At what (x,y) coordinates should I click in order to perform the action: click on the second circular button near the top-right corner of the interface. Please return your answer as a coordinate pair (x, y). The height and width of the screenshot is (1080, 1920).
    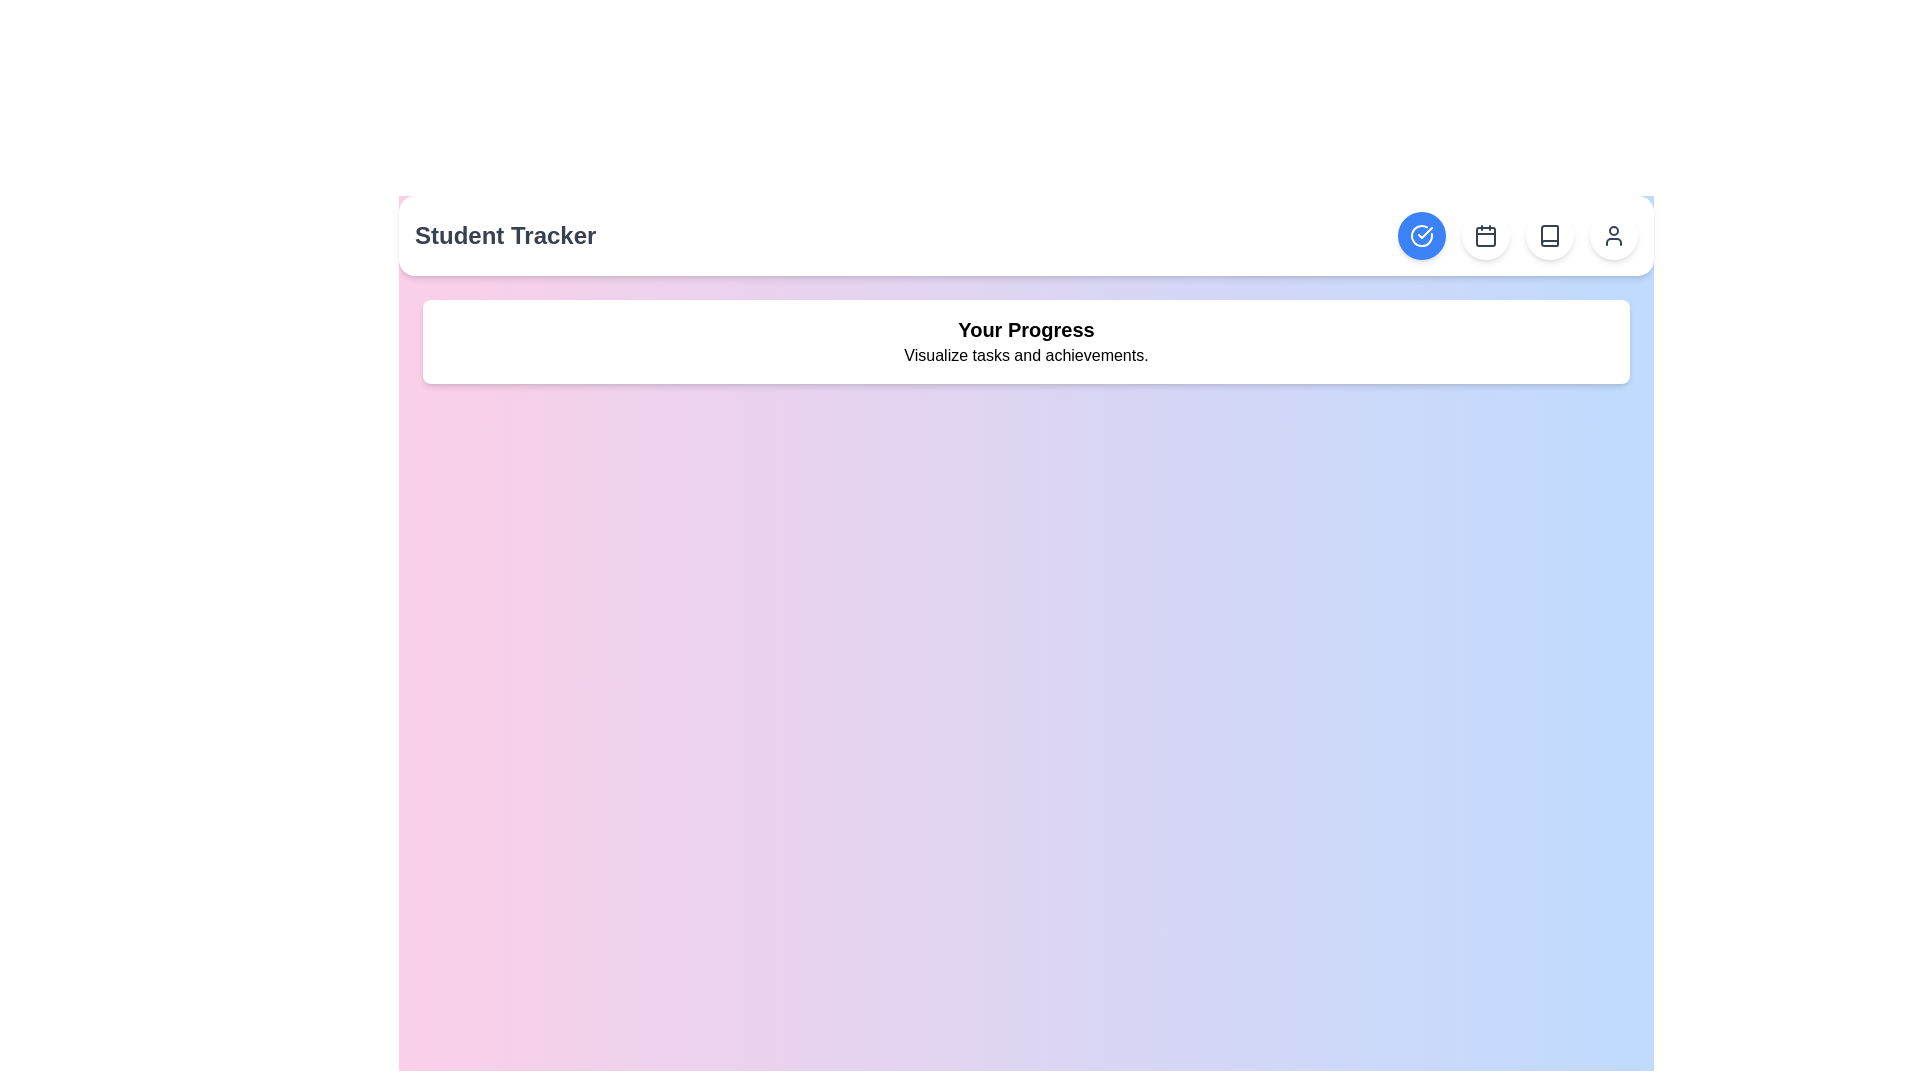
    Looking at the image, I should click on (1486, 234).